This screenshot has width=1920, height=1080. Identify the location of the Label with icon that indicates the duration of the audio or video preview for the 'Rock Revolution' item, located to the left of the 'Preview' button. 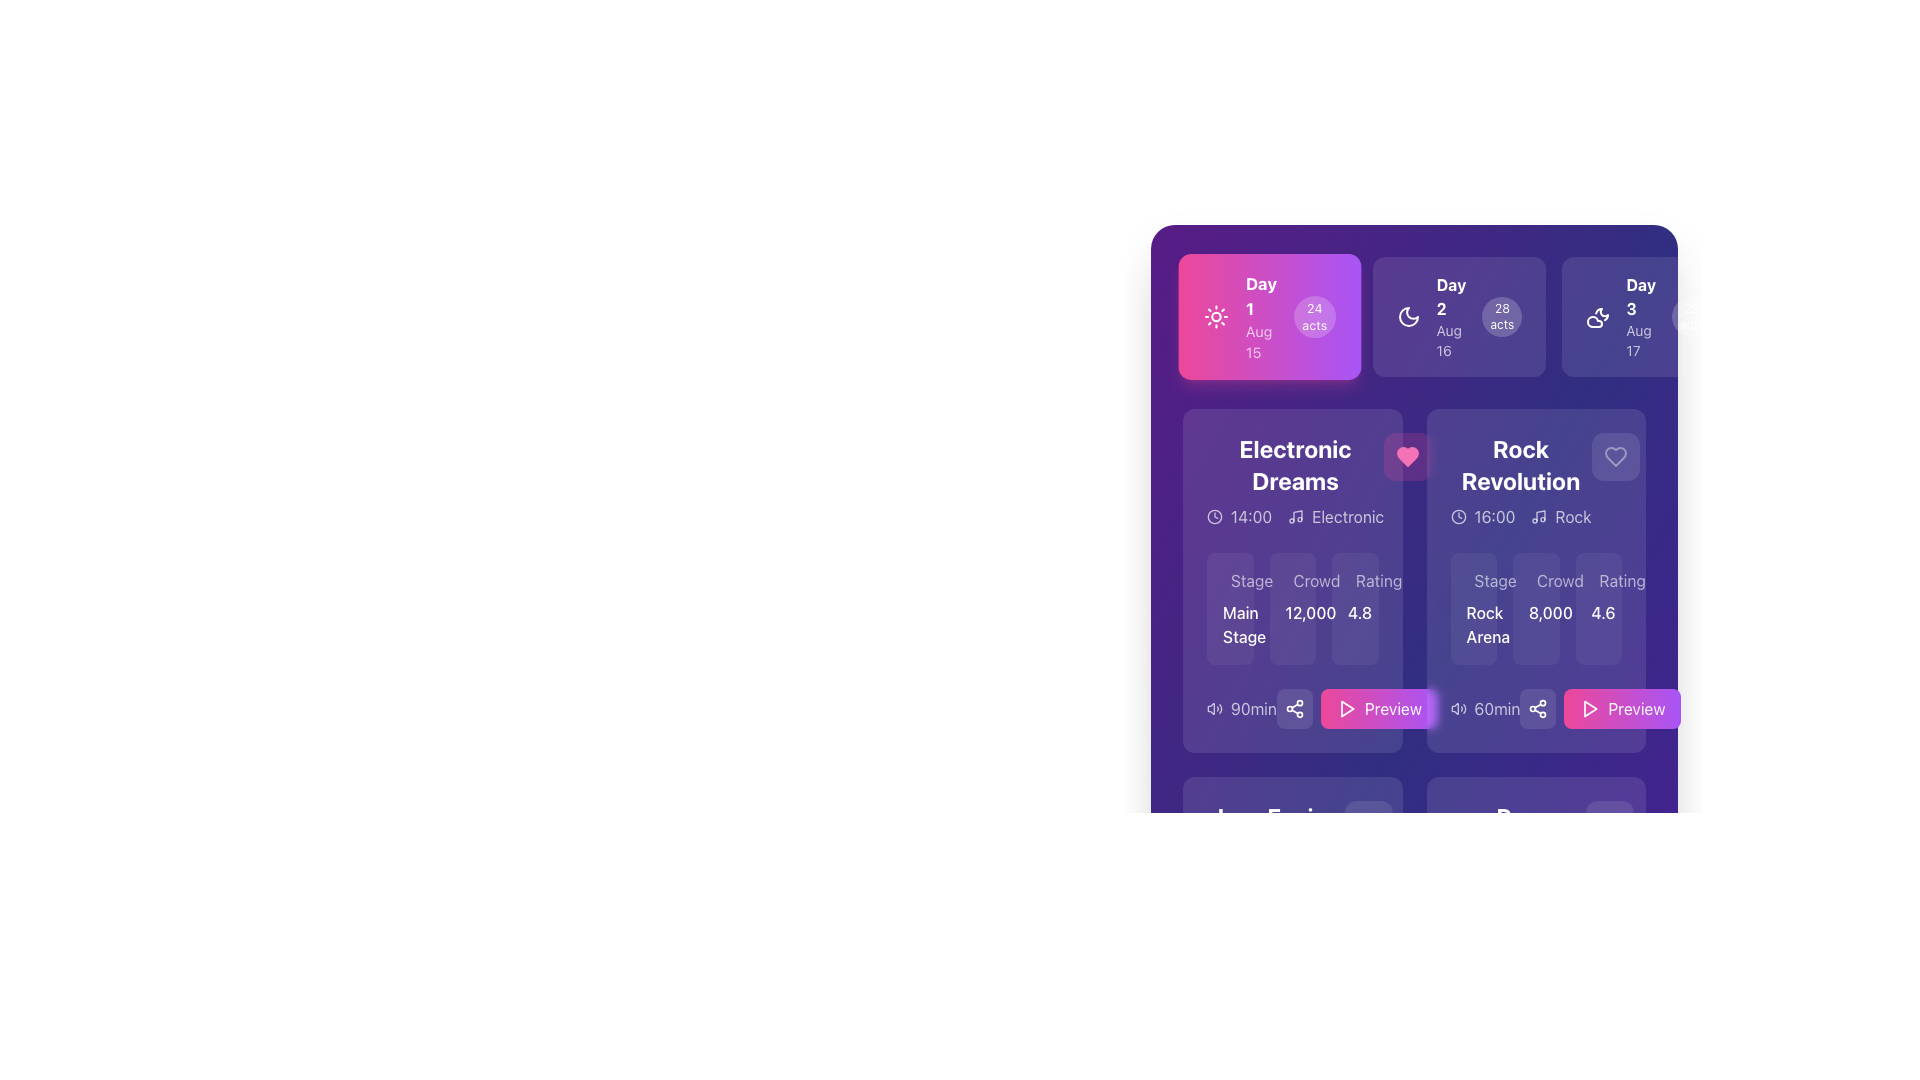
(1485, 708).